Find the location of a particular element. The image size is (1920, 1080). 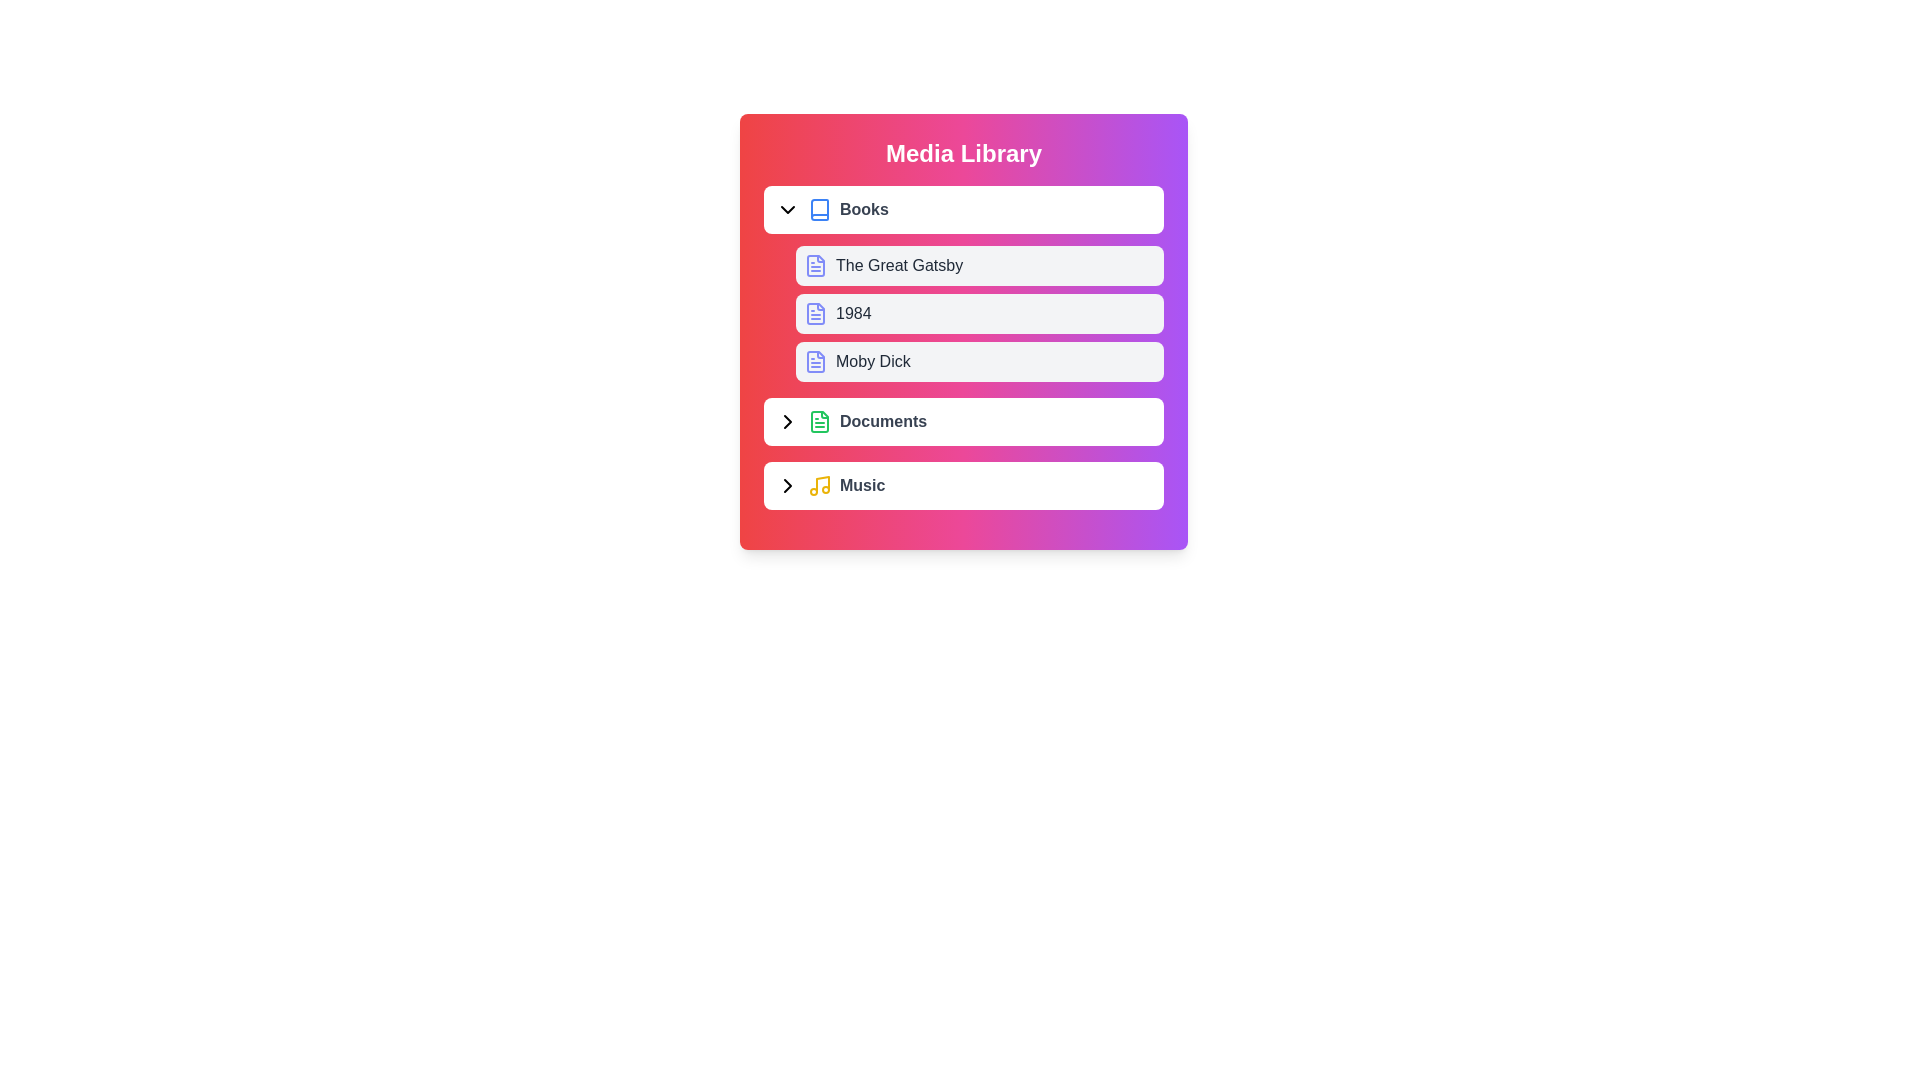

the Books section to reveal its contents is located at coordinates (964, 209).